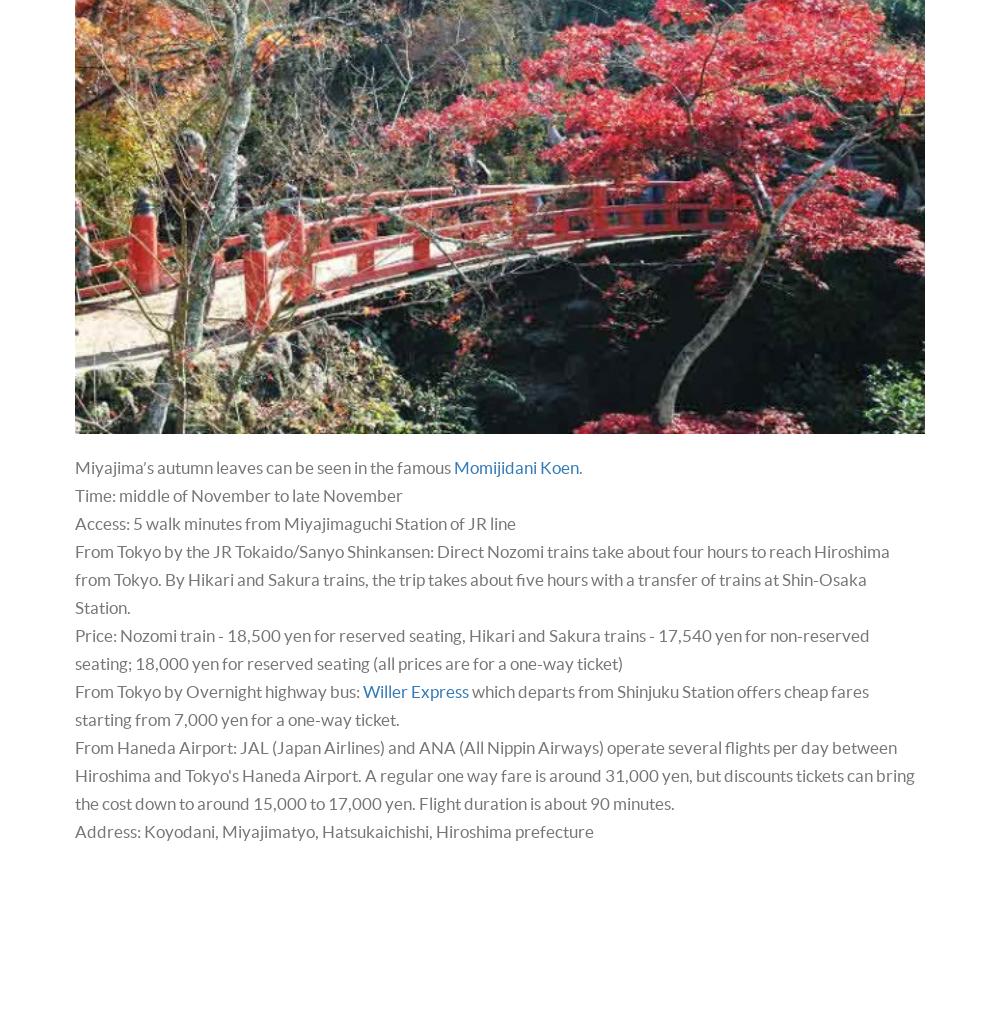 This screenshot has width=1000, height=1023. Describe the element at coordinates (218, 690) in the screenshot. I see `'From Tokyo by Overnight highway bus:'` at that location.